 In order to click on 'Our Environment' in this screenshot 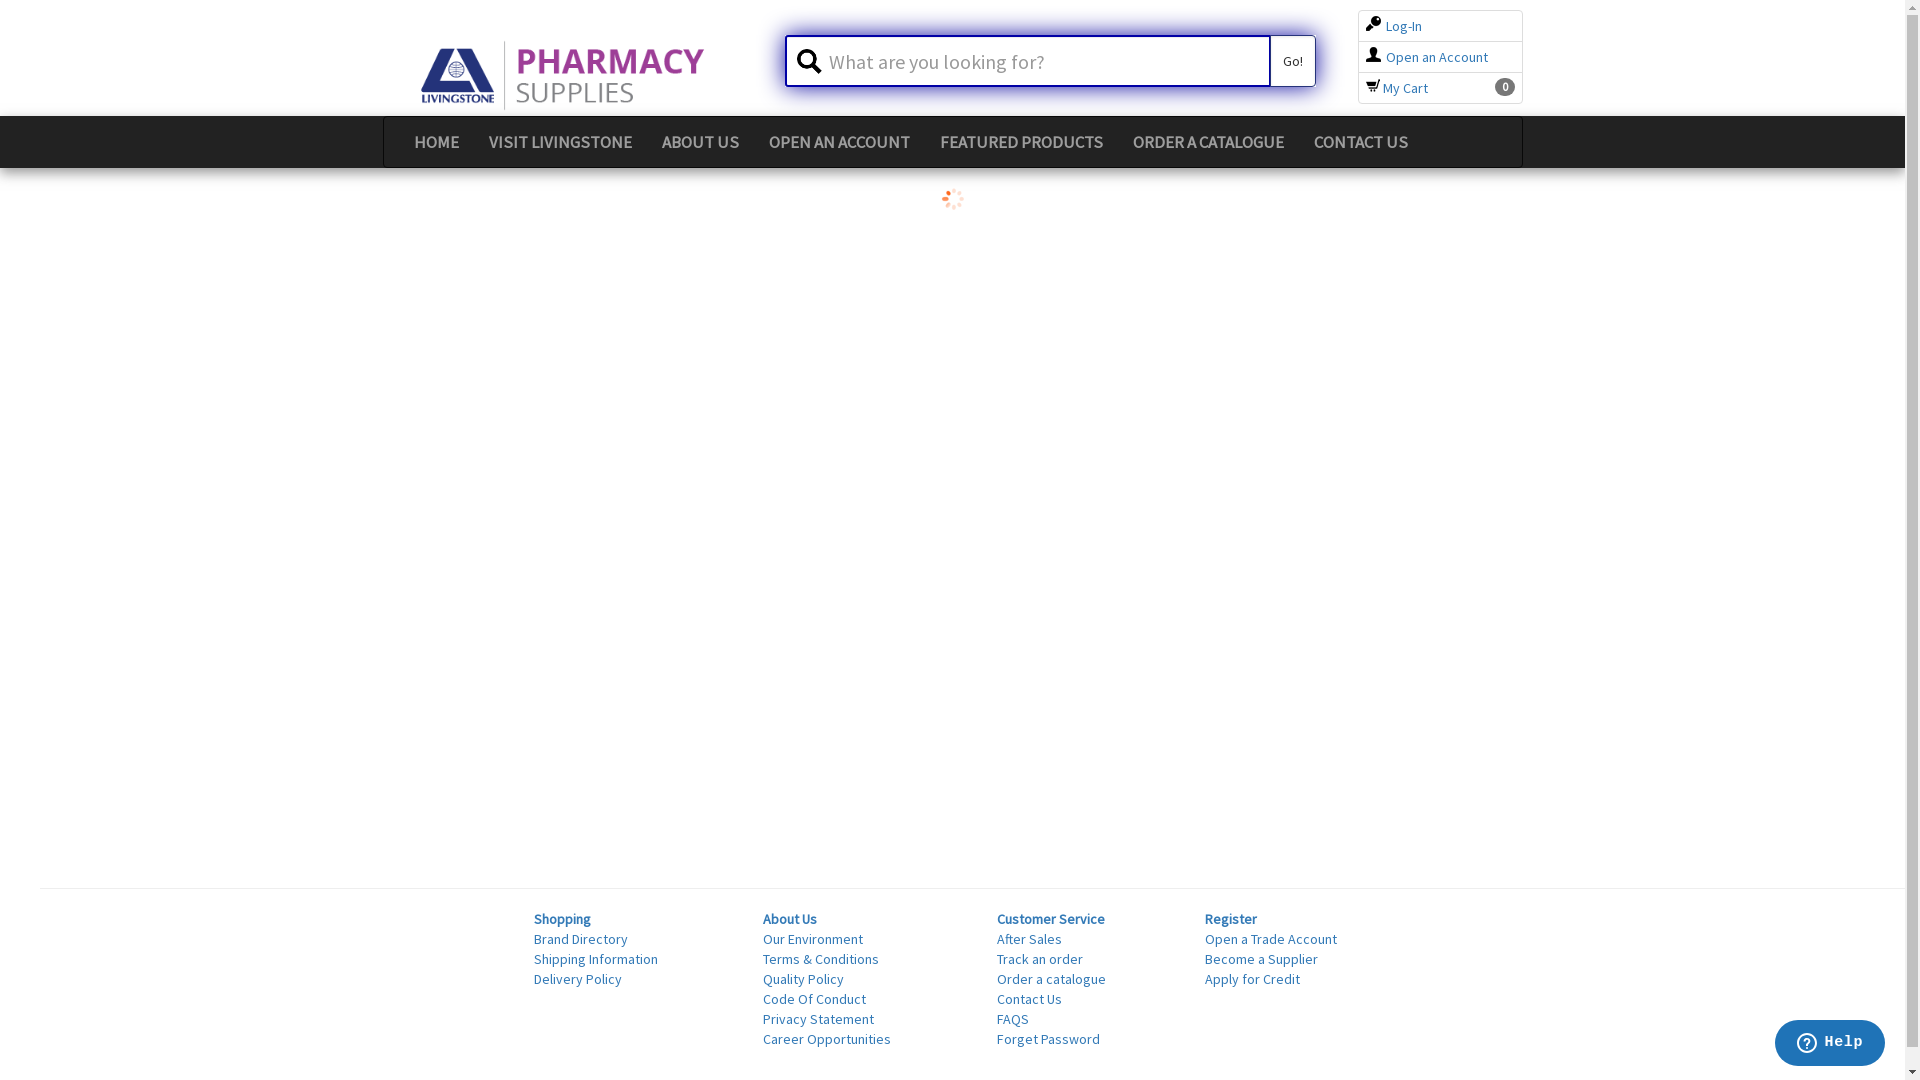, I will do `click(812, 938)`.